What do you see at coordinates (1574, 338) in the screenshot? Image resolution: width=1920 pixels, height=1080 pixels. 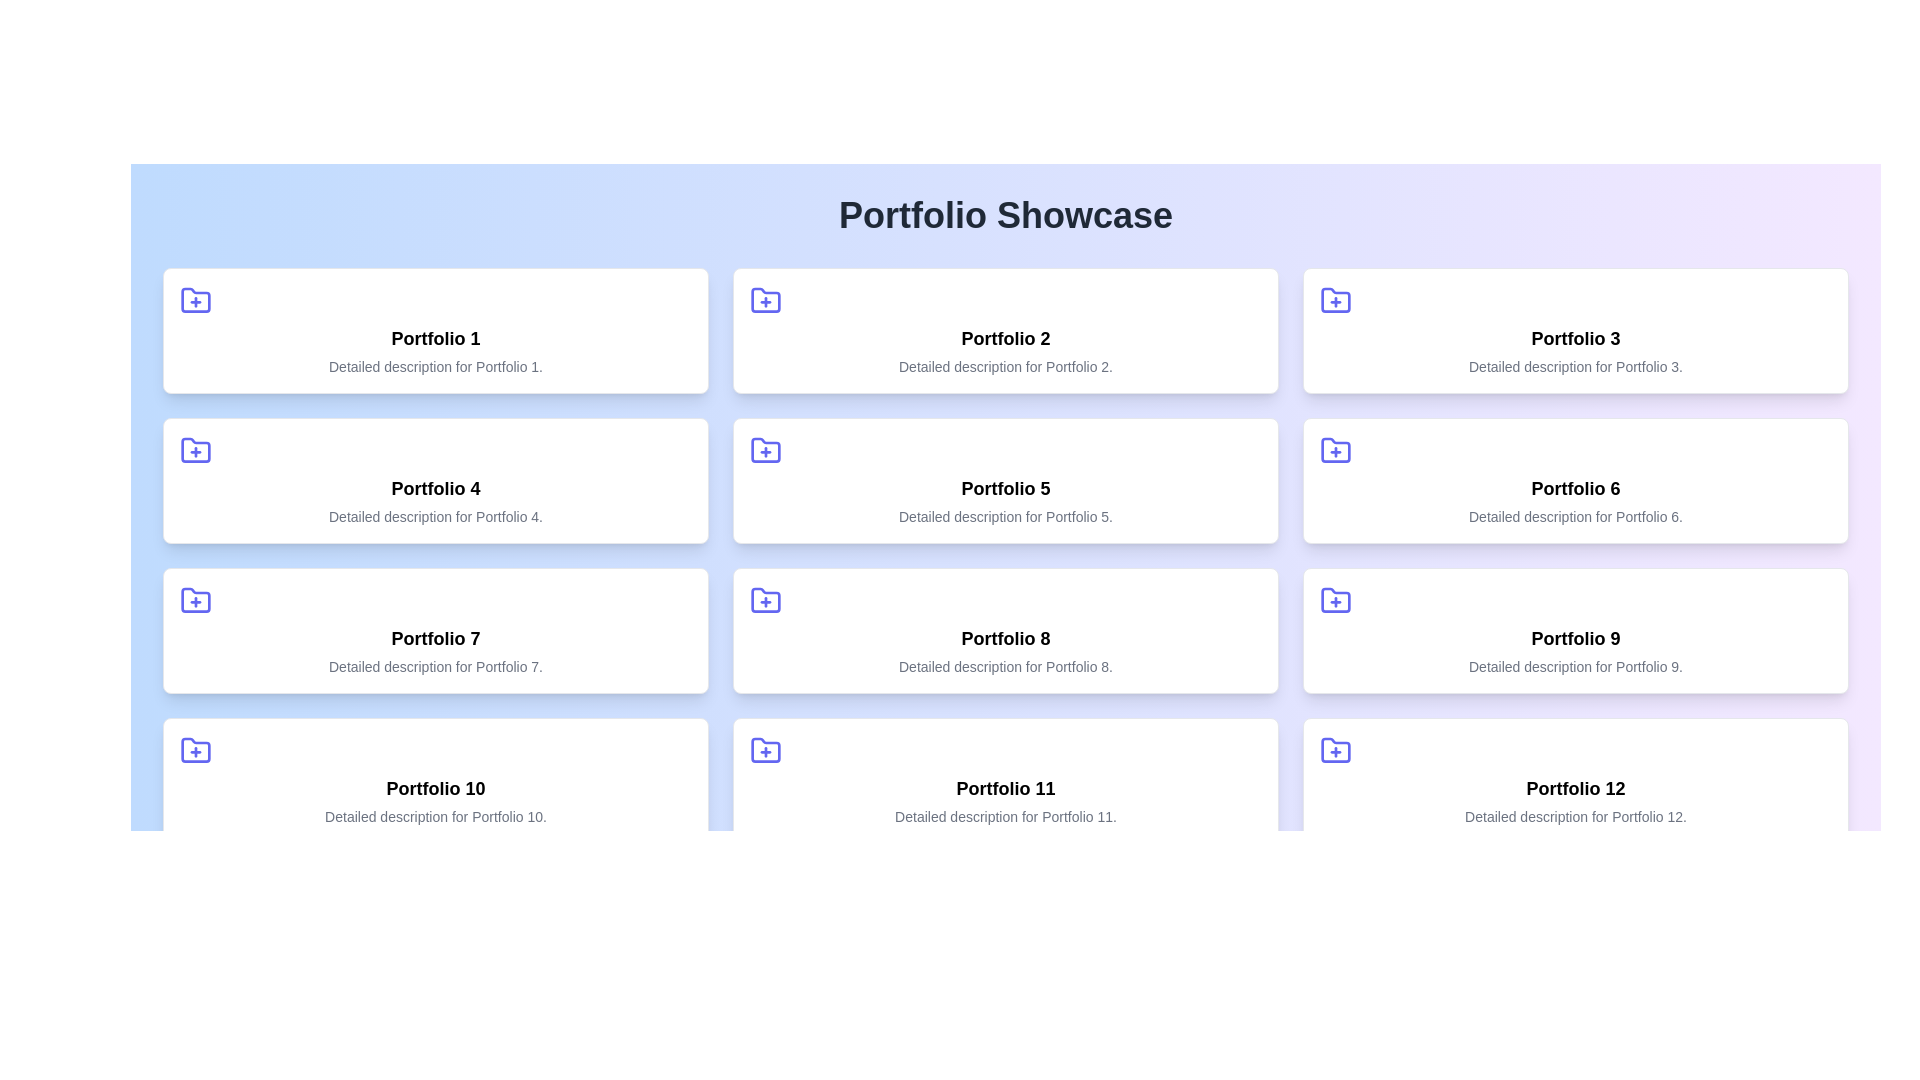 I see `the static text label displaying 'Portfolio 3' located within the third card of the first row in the Portfolio Showcase grid layout` at bounding box center [1574, 338].